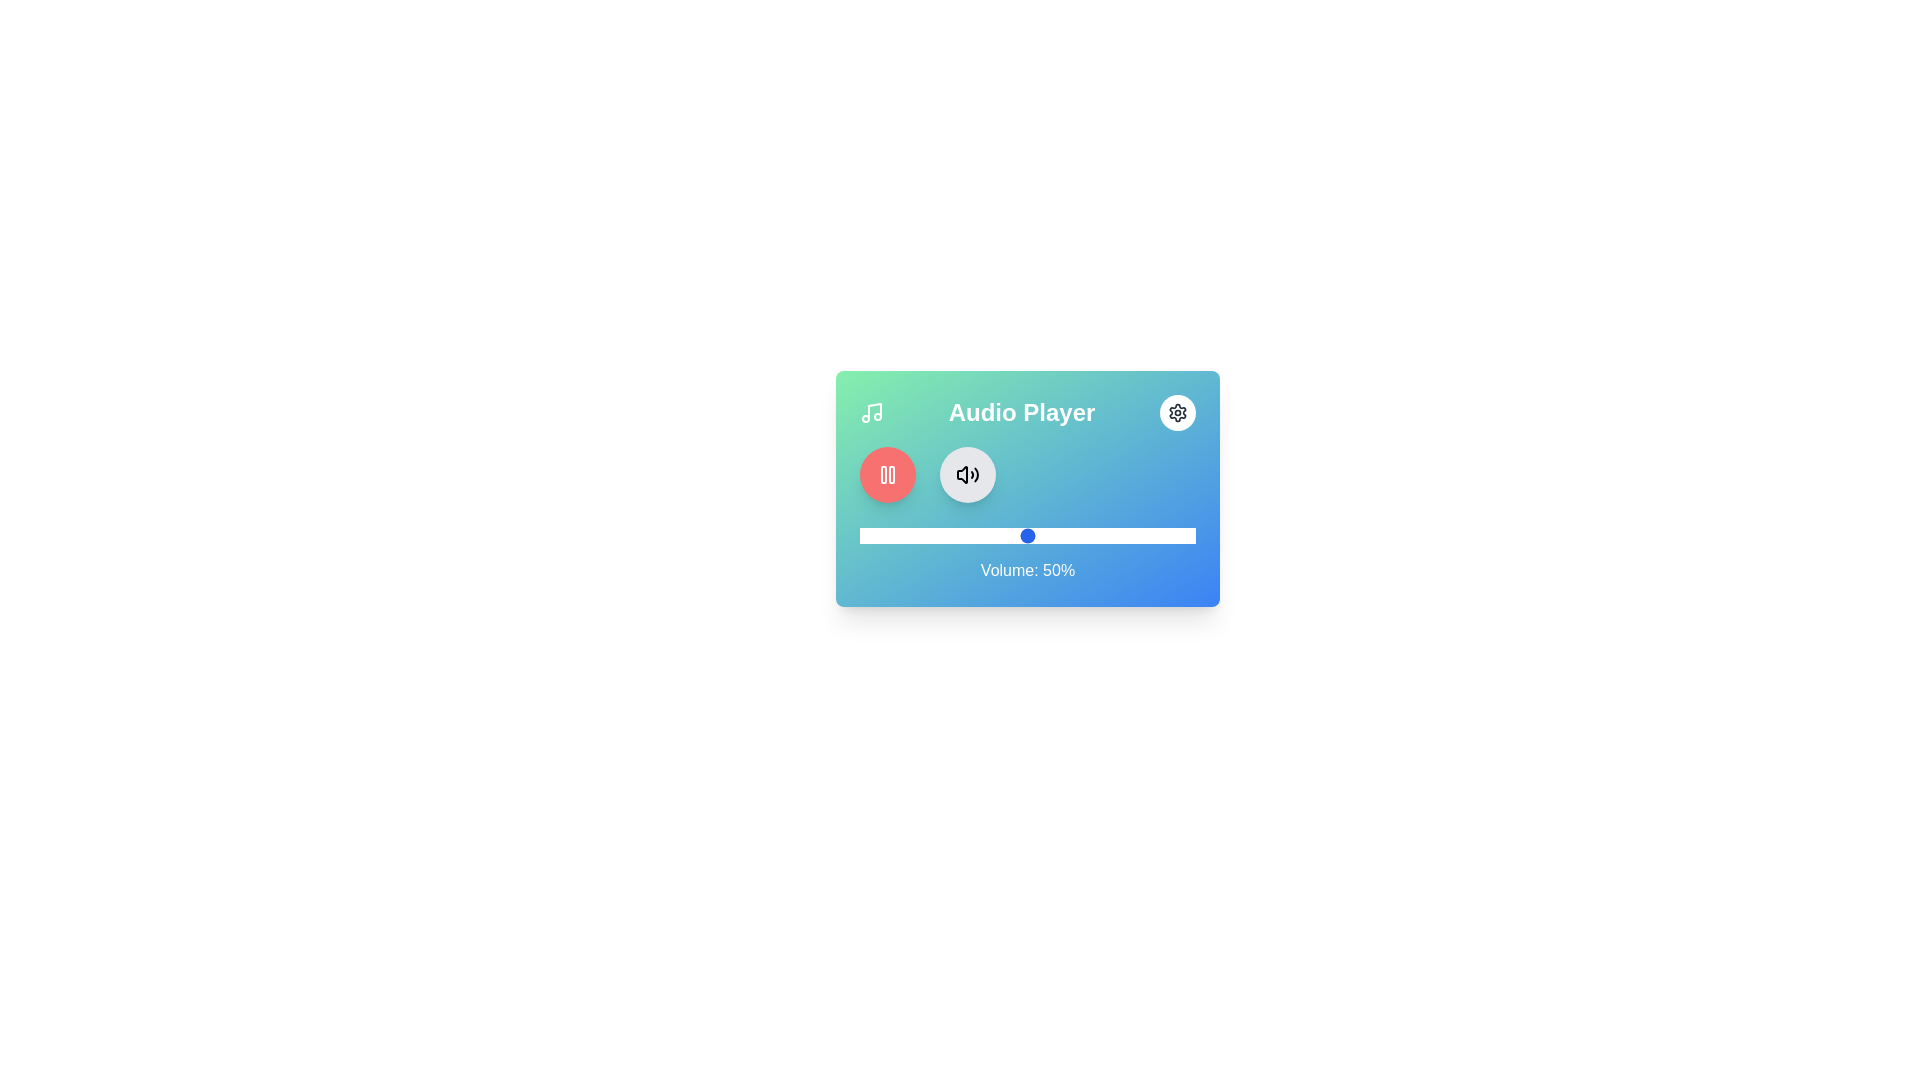 This screenshot has height=1080, width=1920. I want to click on the slider value, so click(1142, 535).